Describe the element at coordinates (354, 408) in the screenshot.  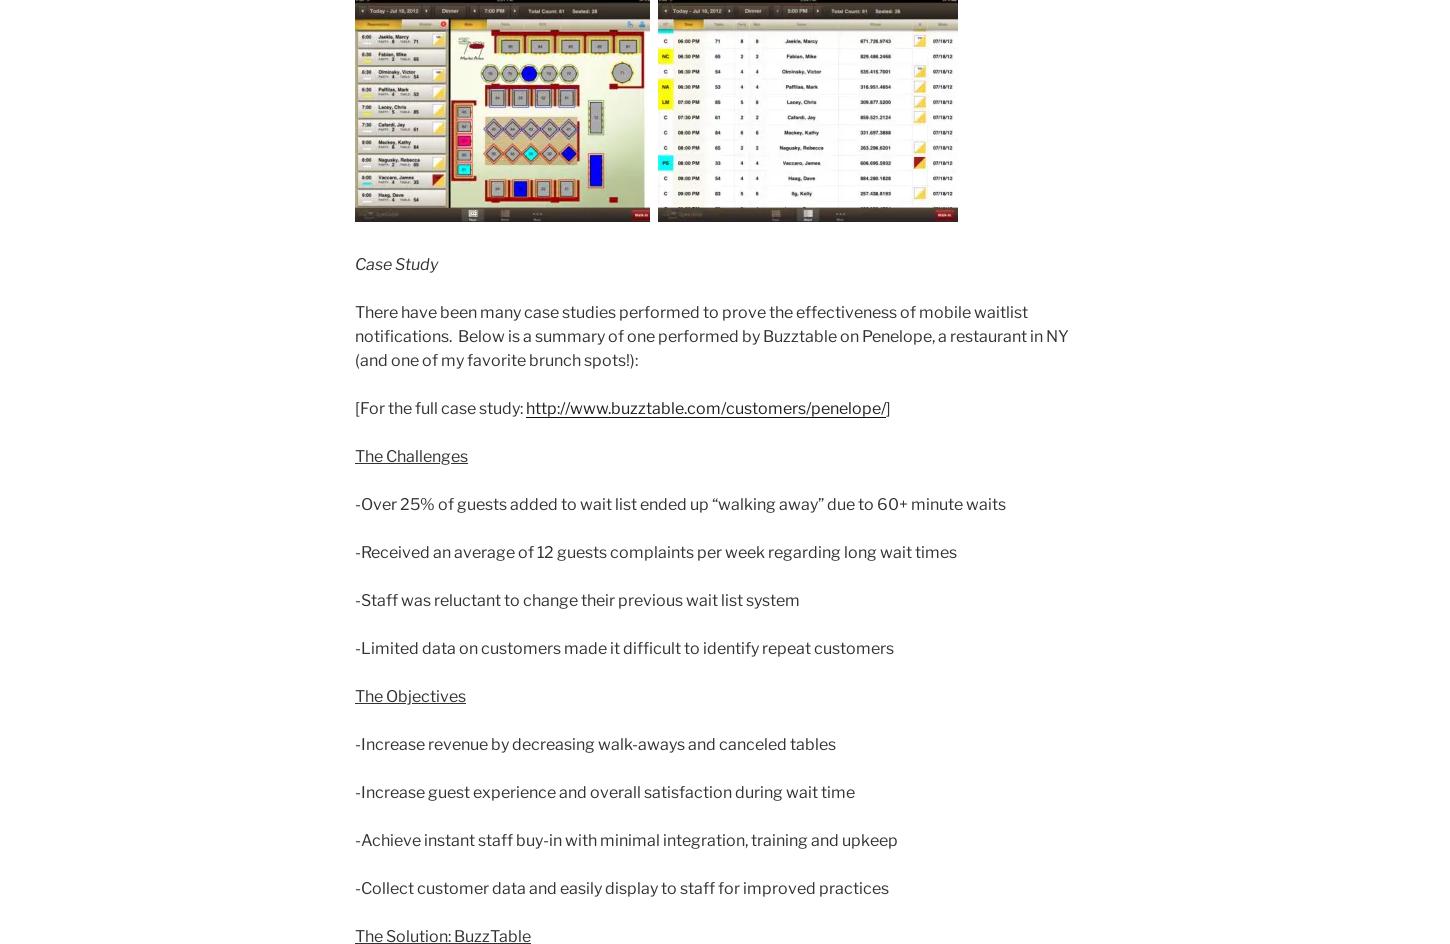
I see `'[For the full case study:'` at that location.